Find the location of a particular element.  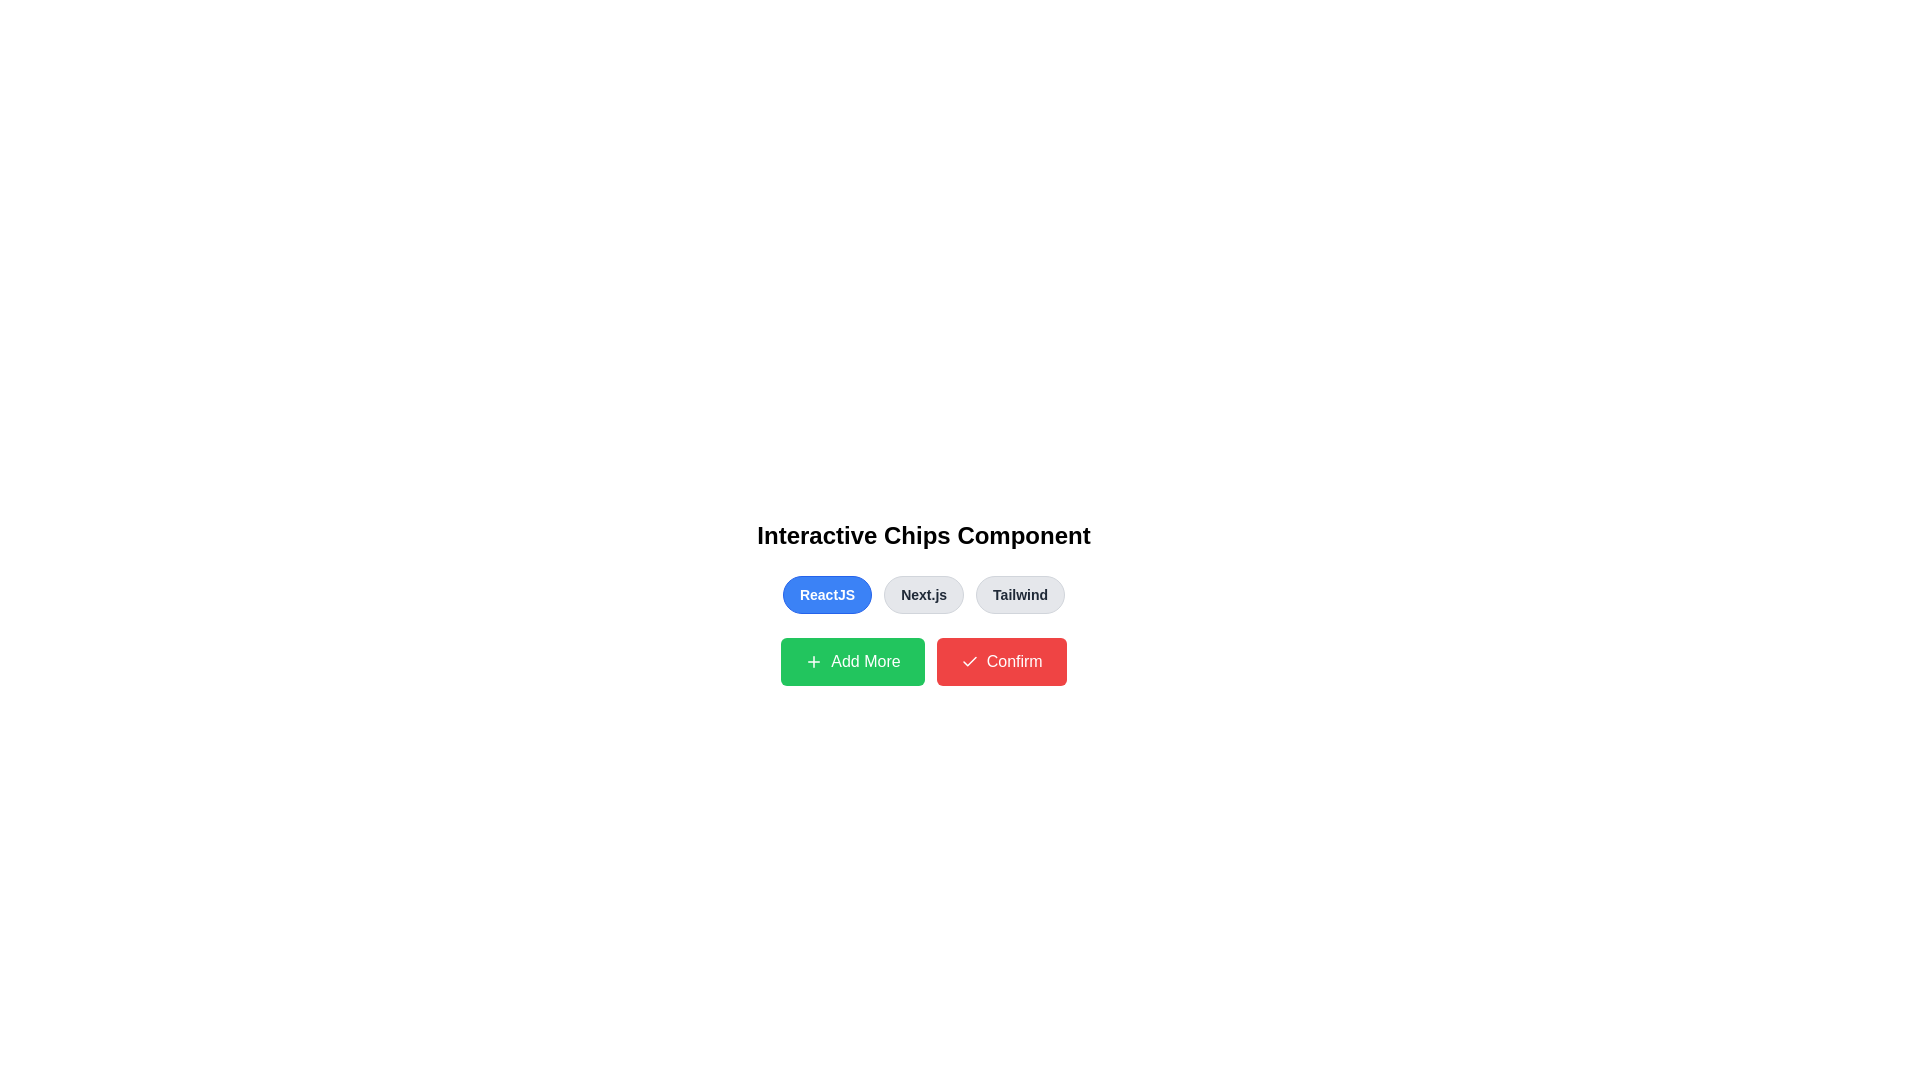

the button labeled Tailwind to observe its hover effect is located at coordinates (1020, 593).